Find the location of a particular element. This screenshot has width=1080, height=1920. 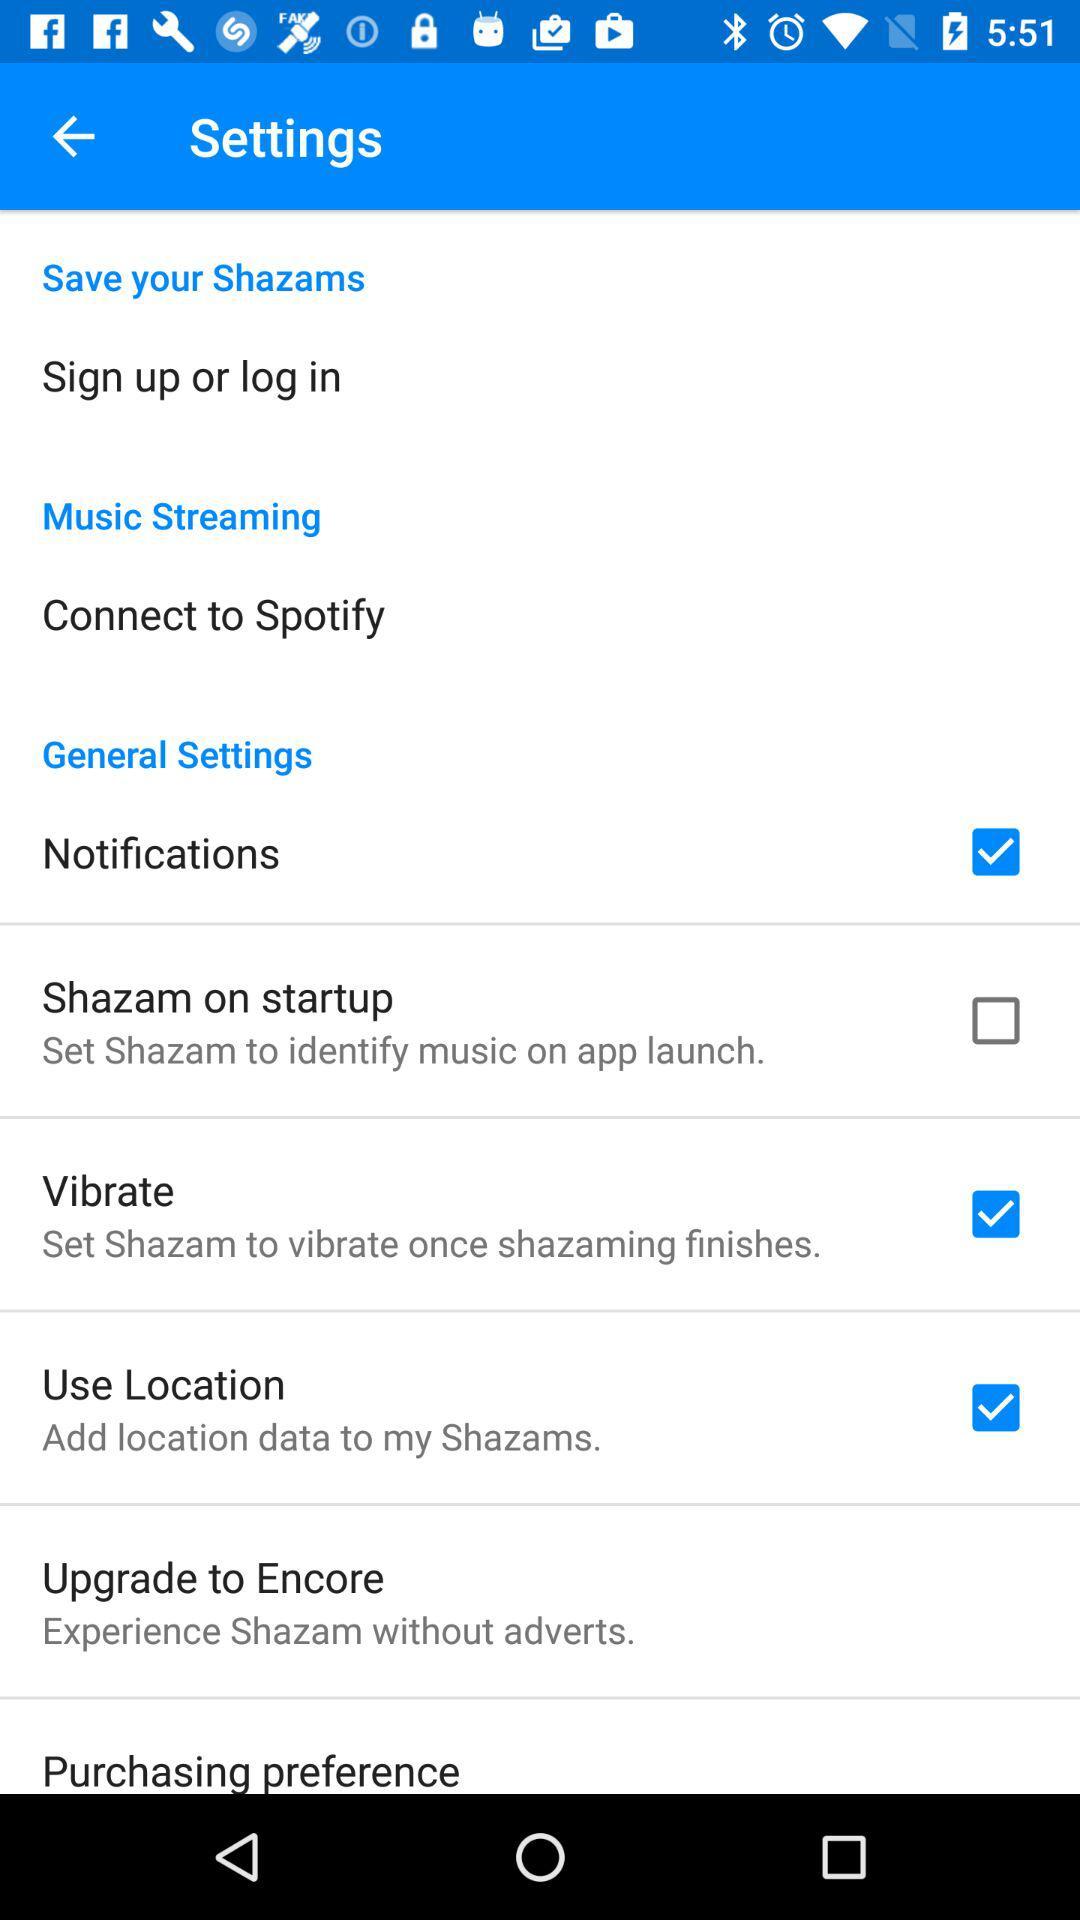

notification option is located at coordinates (995, 851).